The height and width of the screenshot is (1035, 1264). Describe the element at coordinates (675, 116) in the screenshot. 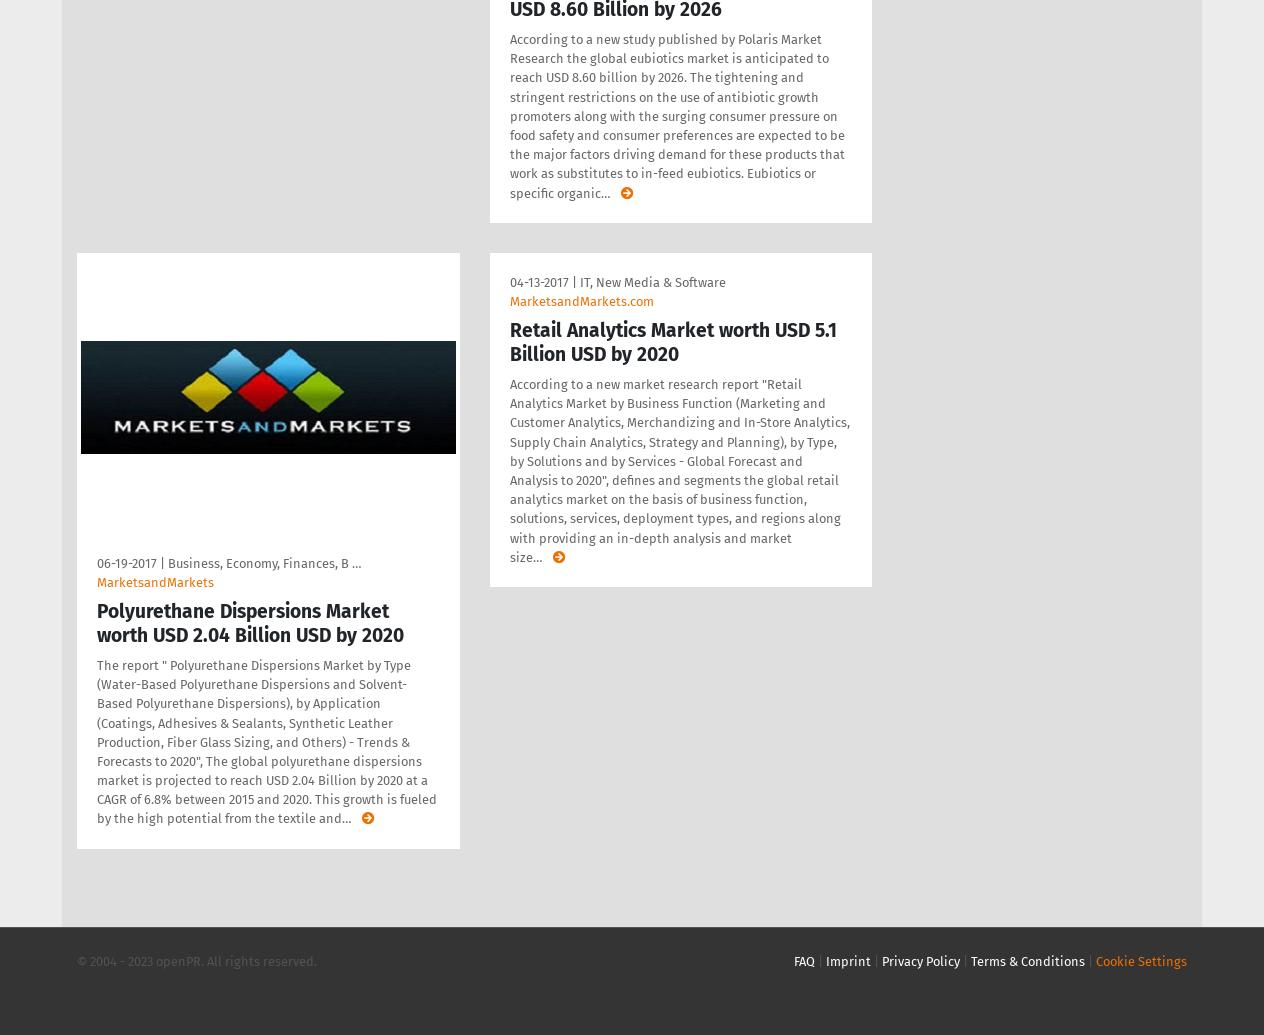

I see `'According to a new study published by Polaris Market Research the global eubiotics market is anticipated to reach USD 8.60 billion by 2026. The tightening and stringent restrictions on the use of antibiotic growth promoters along with the surging consumer pressure on food safety and consumer preferences are expected to be the major factors driving demand for these products that work as substitutes to in-feed eubiotics.
 
Eubiotics or specific organic'` at that location.